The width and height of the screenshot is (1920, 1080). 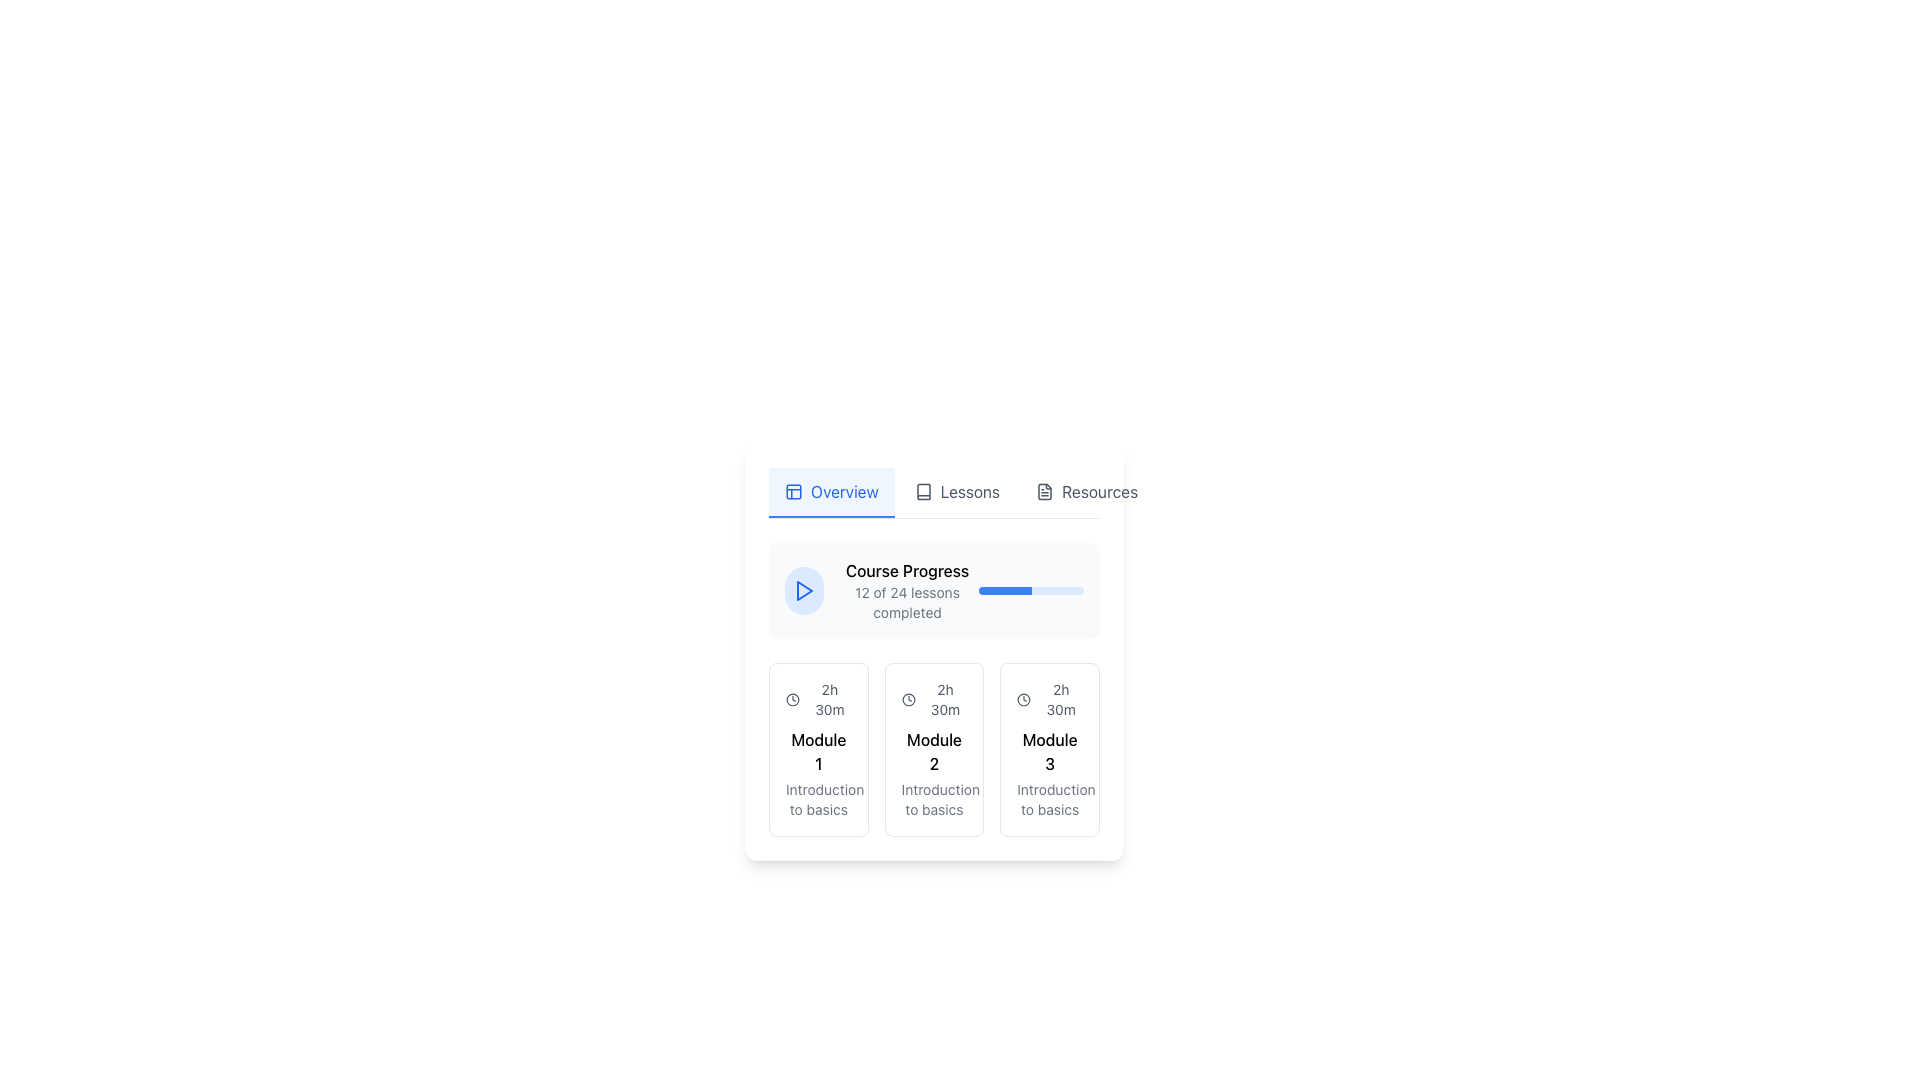 I want to click on progress information displayed in the 'Course Progress' informational display, which shows '12 of 24 lessons completed', so click(x=881, y=589).